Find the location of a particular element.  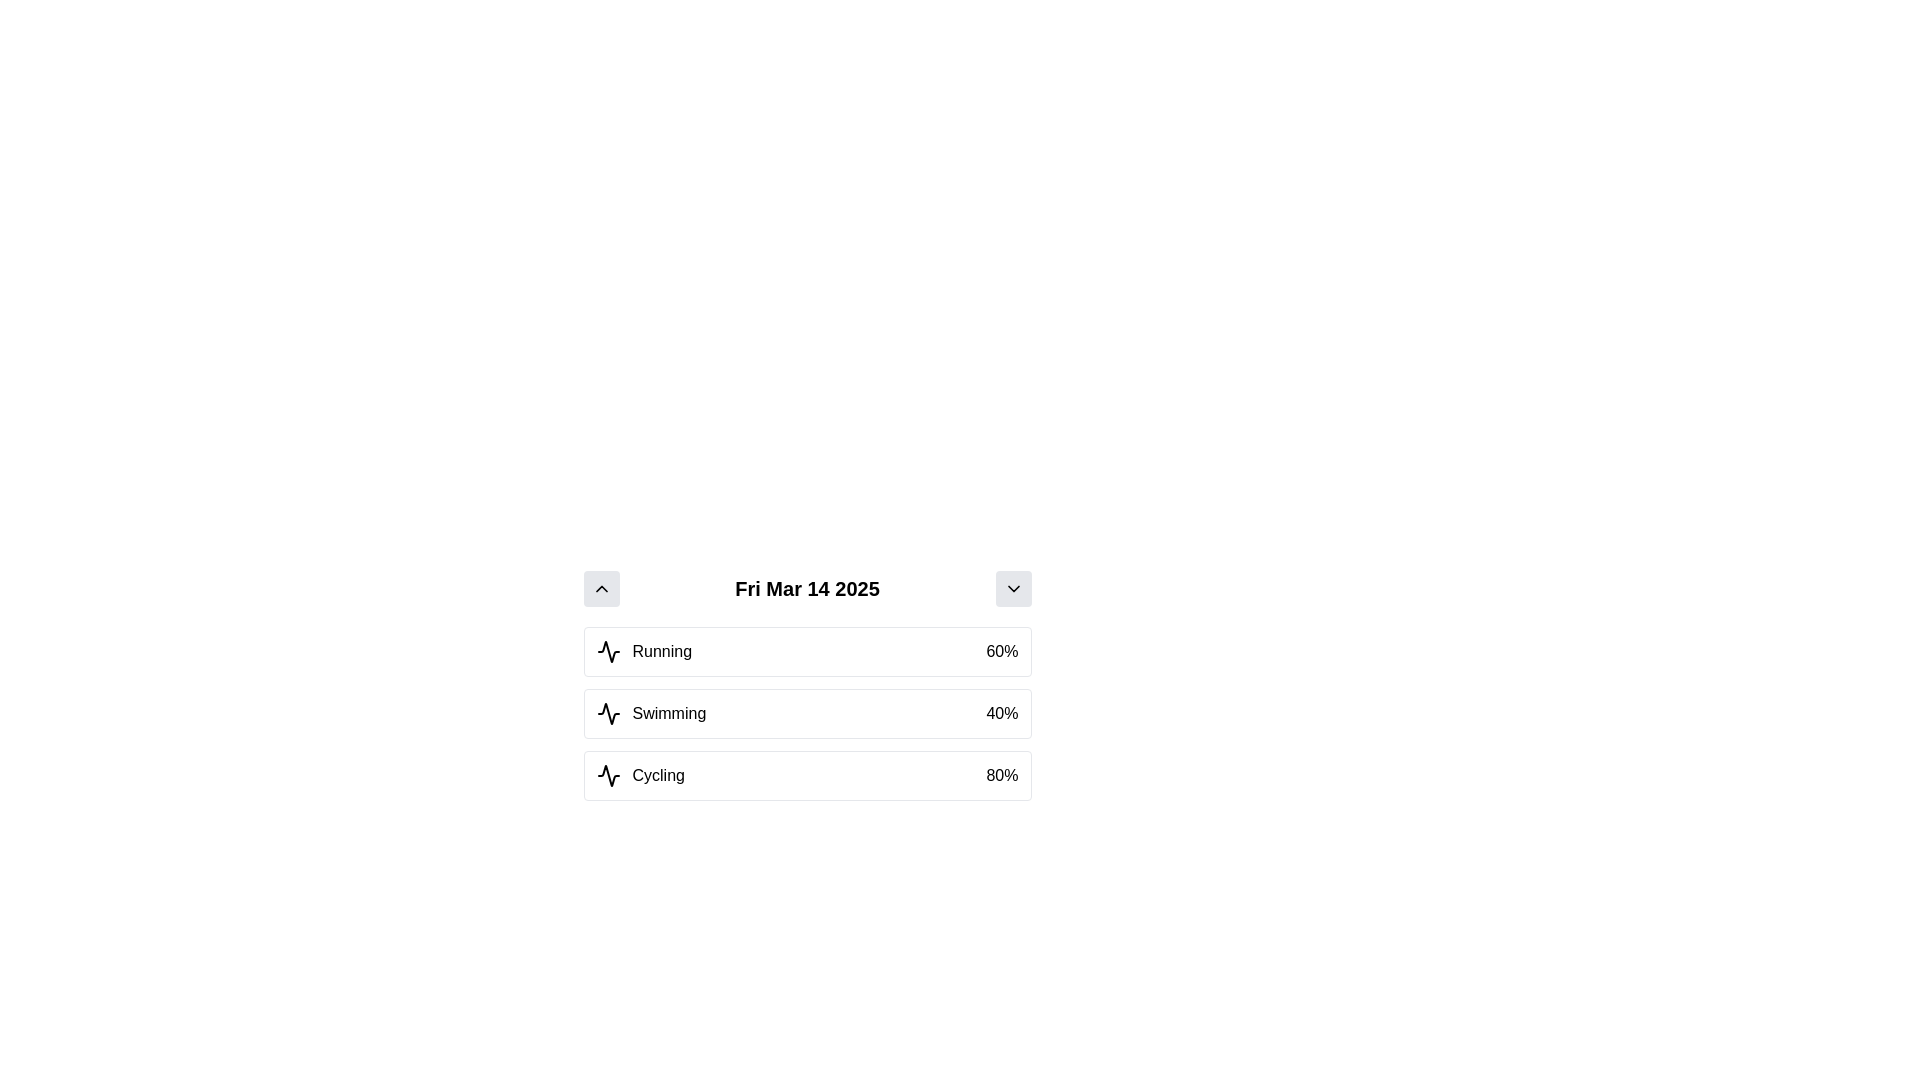

the 'Swimming' text label, which identifies a category in a vertical list of items between 'Running' and 'Cycling' is located at coordinates (669, 712).